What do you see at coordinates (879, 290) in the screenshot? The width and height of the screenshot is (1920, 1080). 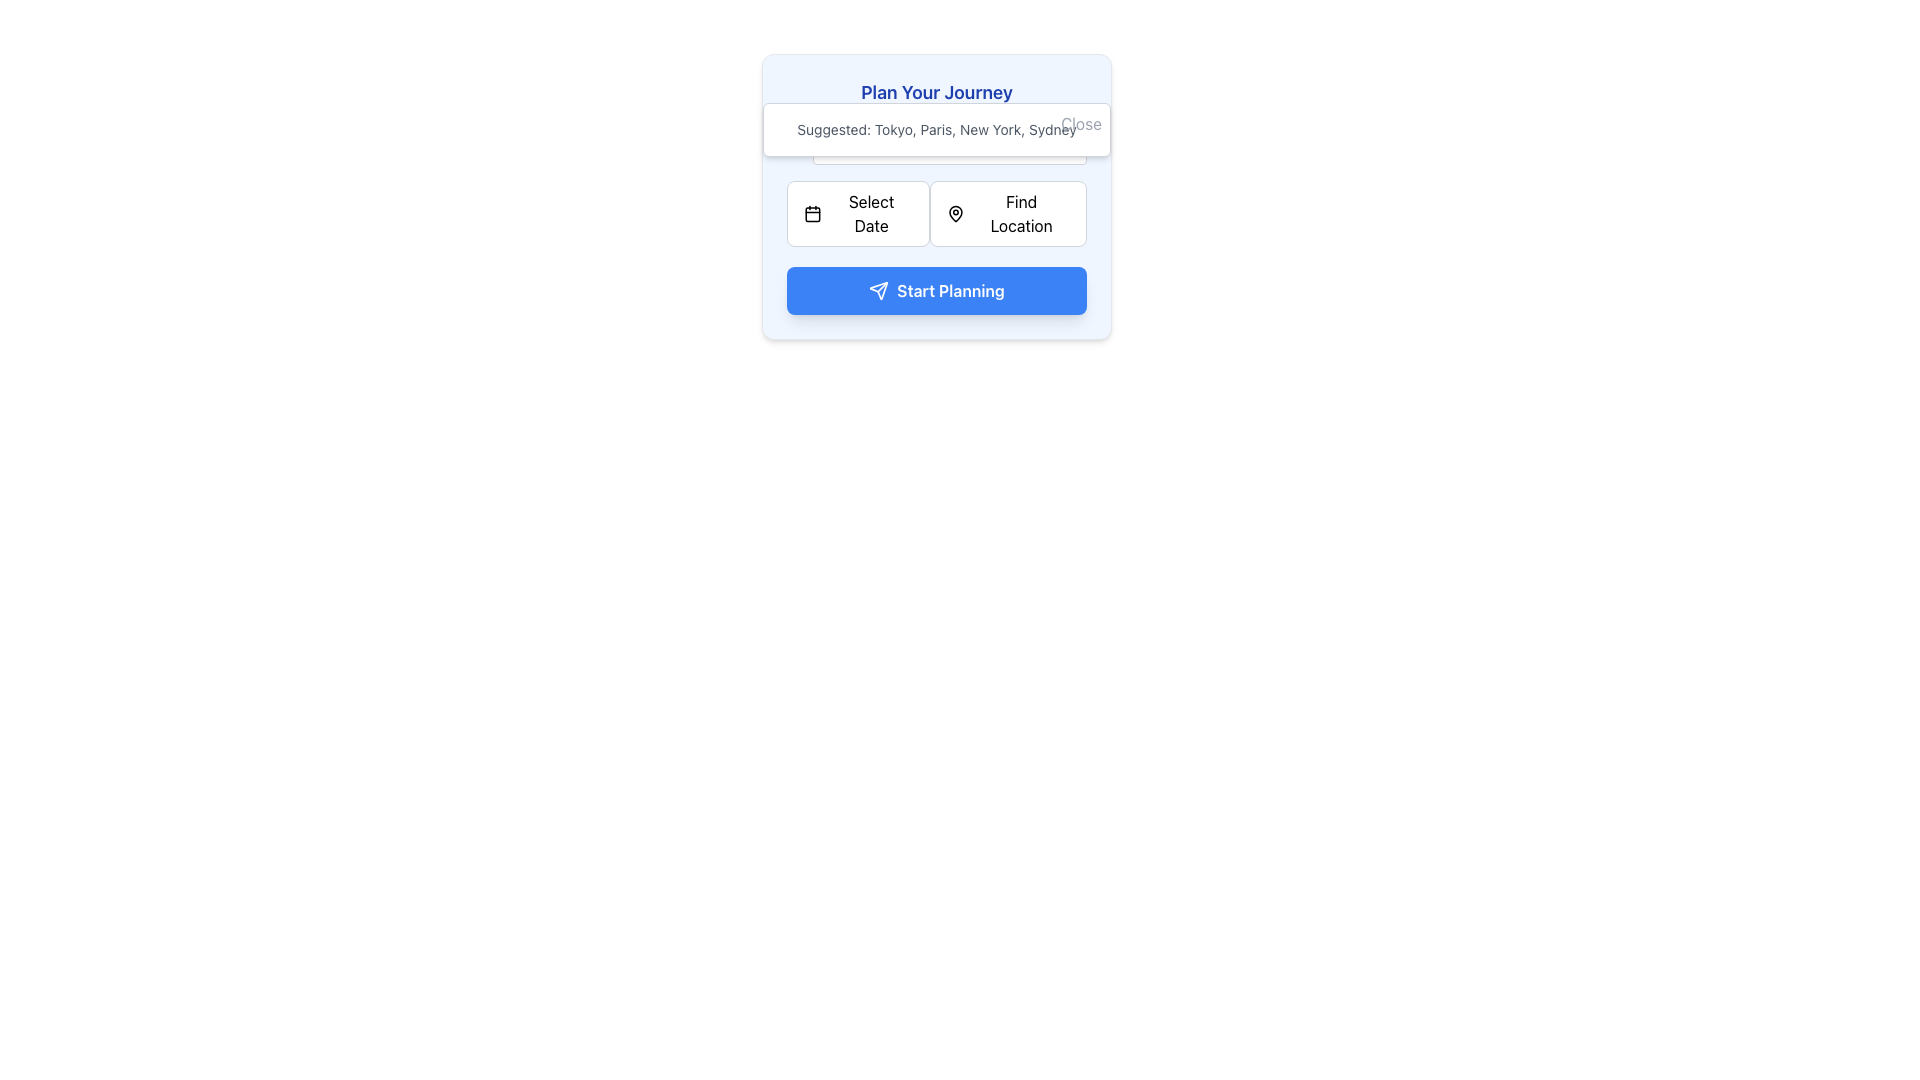 I see `the 'send' icon, which resembles an arrow or paper airplane, located to the left of the 'Start Planning' text in the button at the bottom of the card interface` at bounding box center [879, 290].